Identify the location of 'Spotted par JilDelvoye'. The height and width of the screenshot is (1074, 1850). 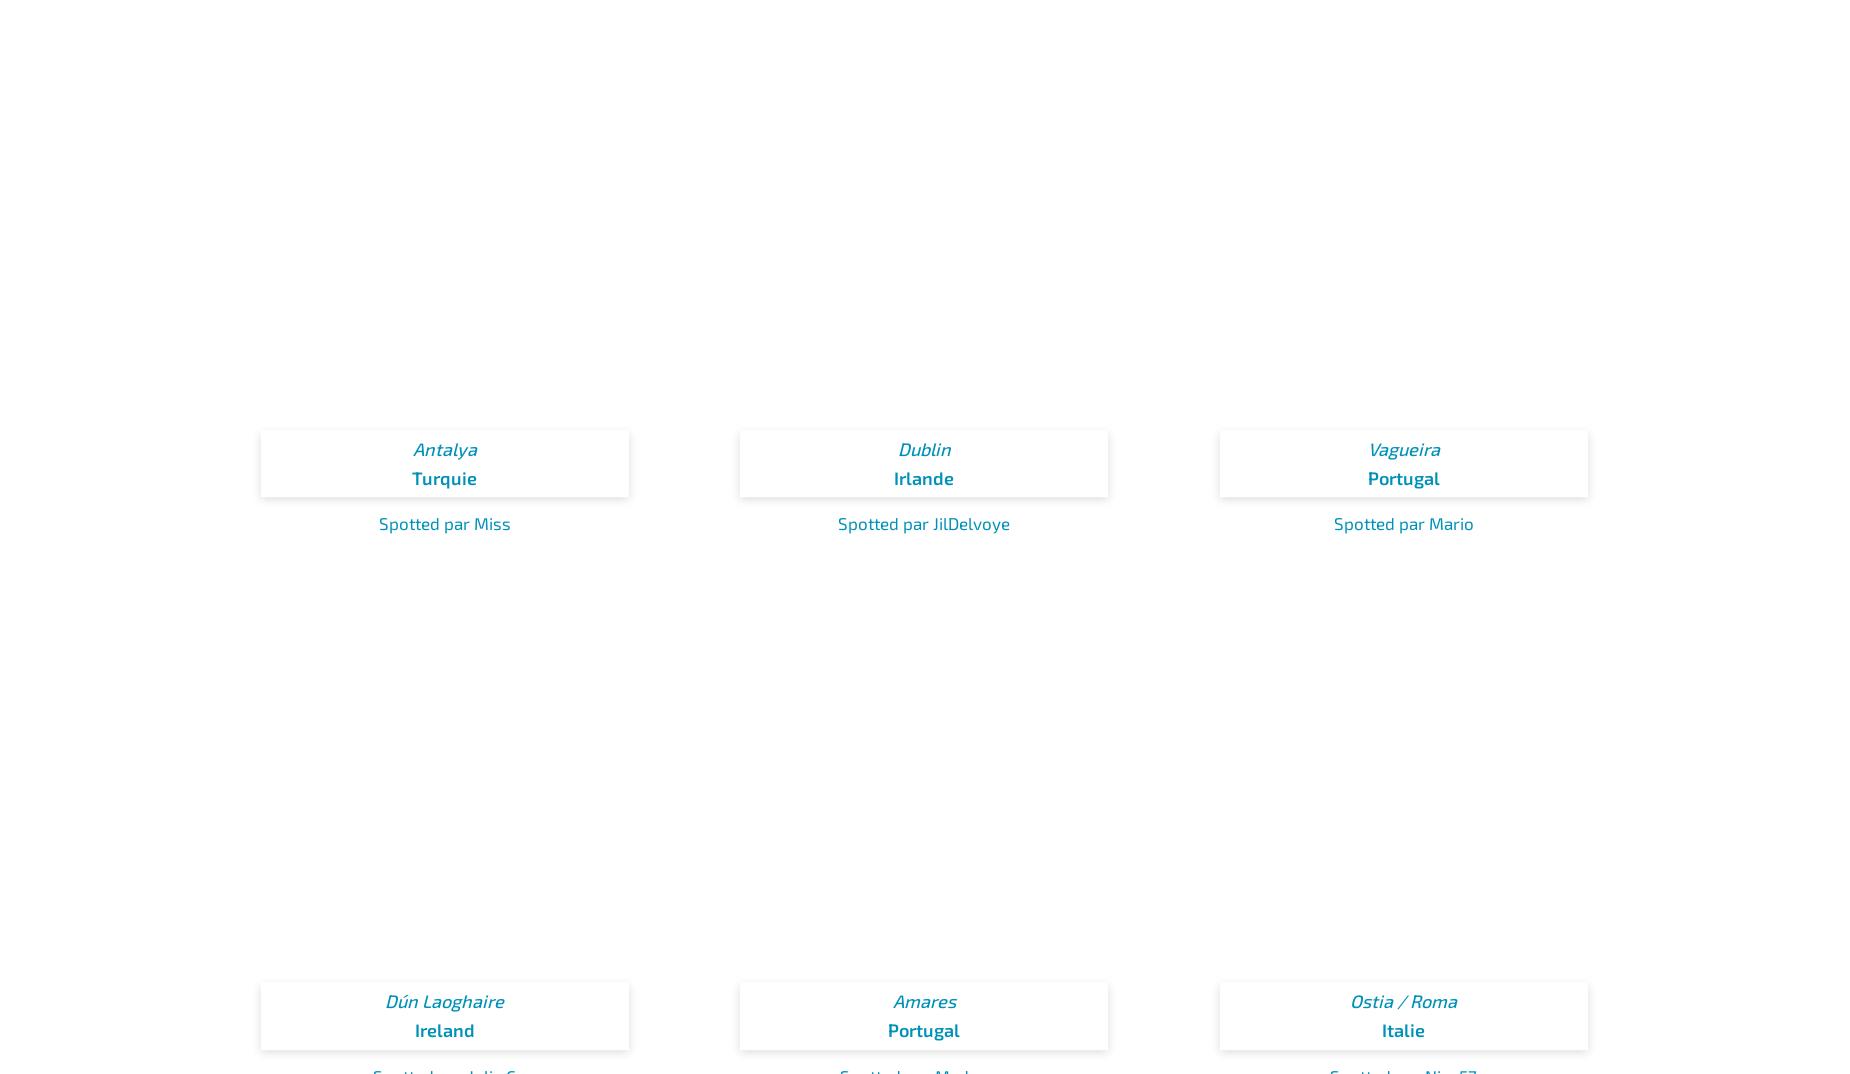
(924, 523).